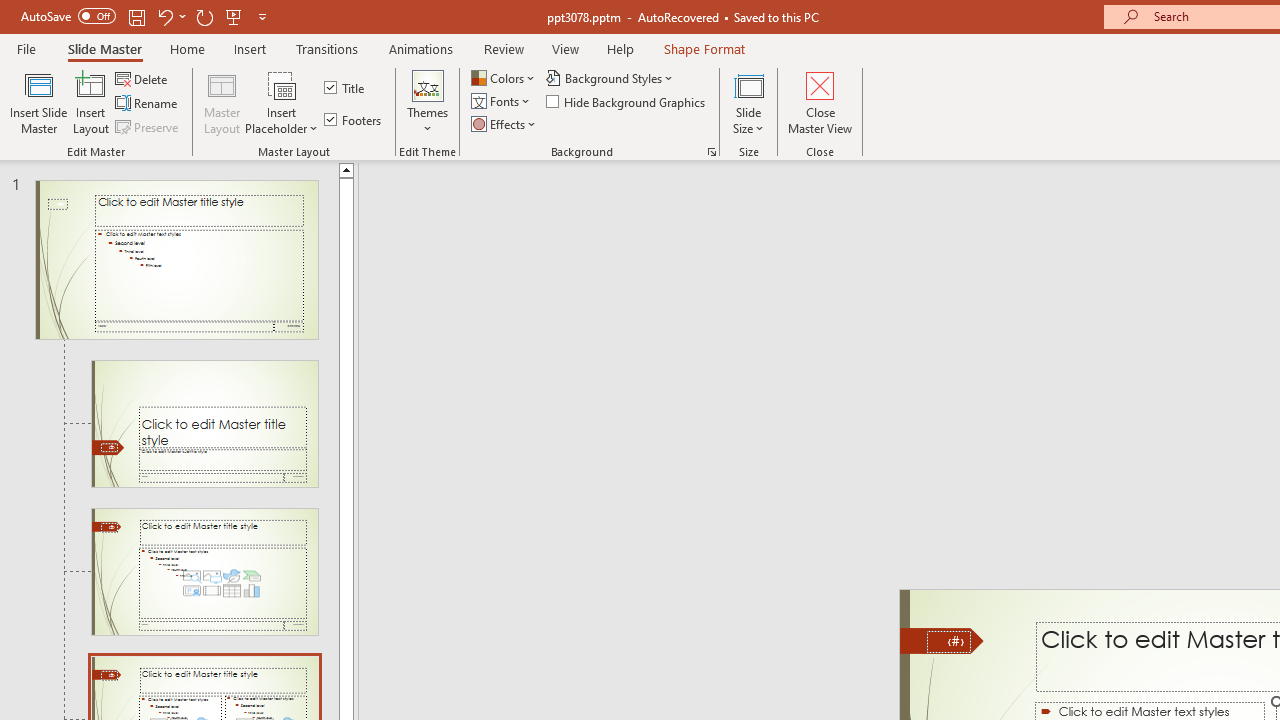 This screenshot has height=720, width=1280. What do you see at coordinates (711, 150) in the screenshot?
I see `'Format Background...'` at bounding box center [711, 150].